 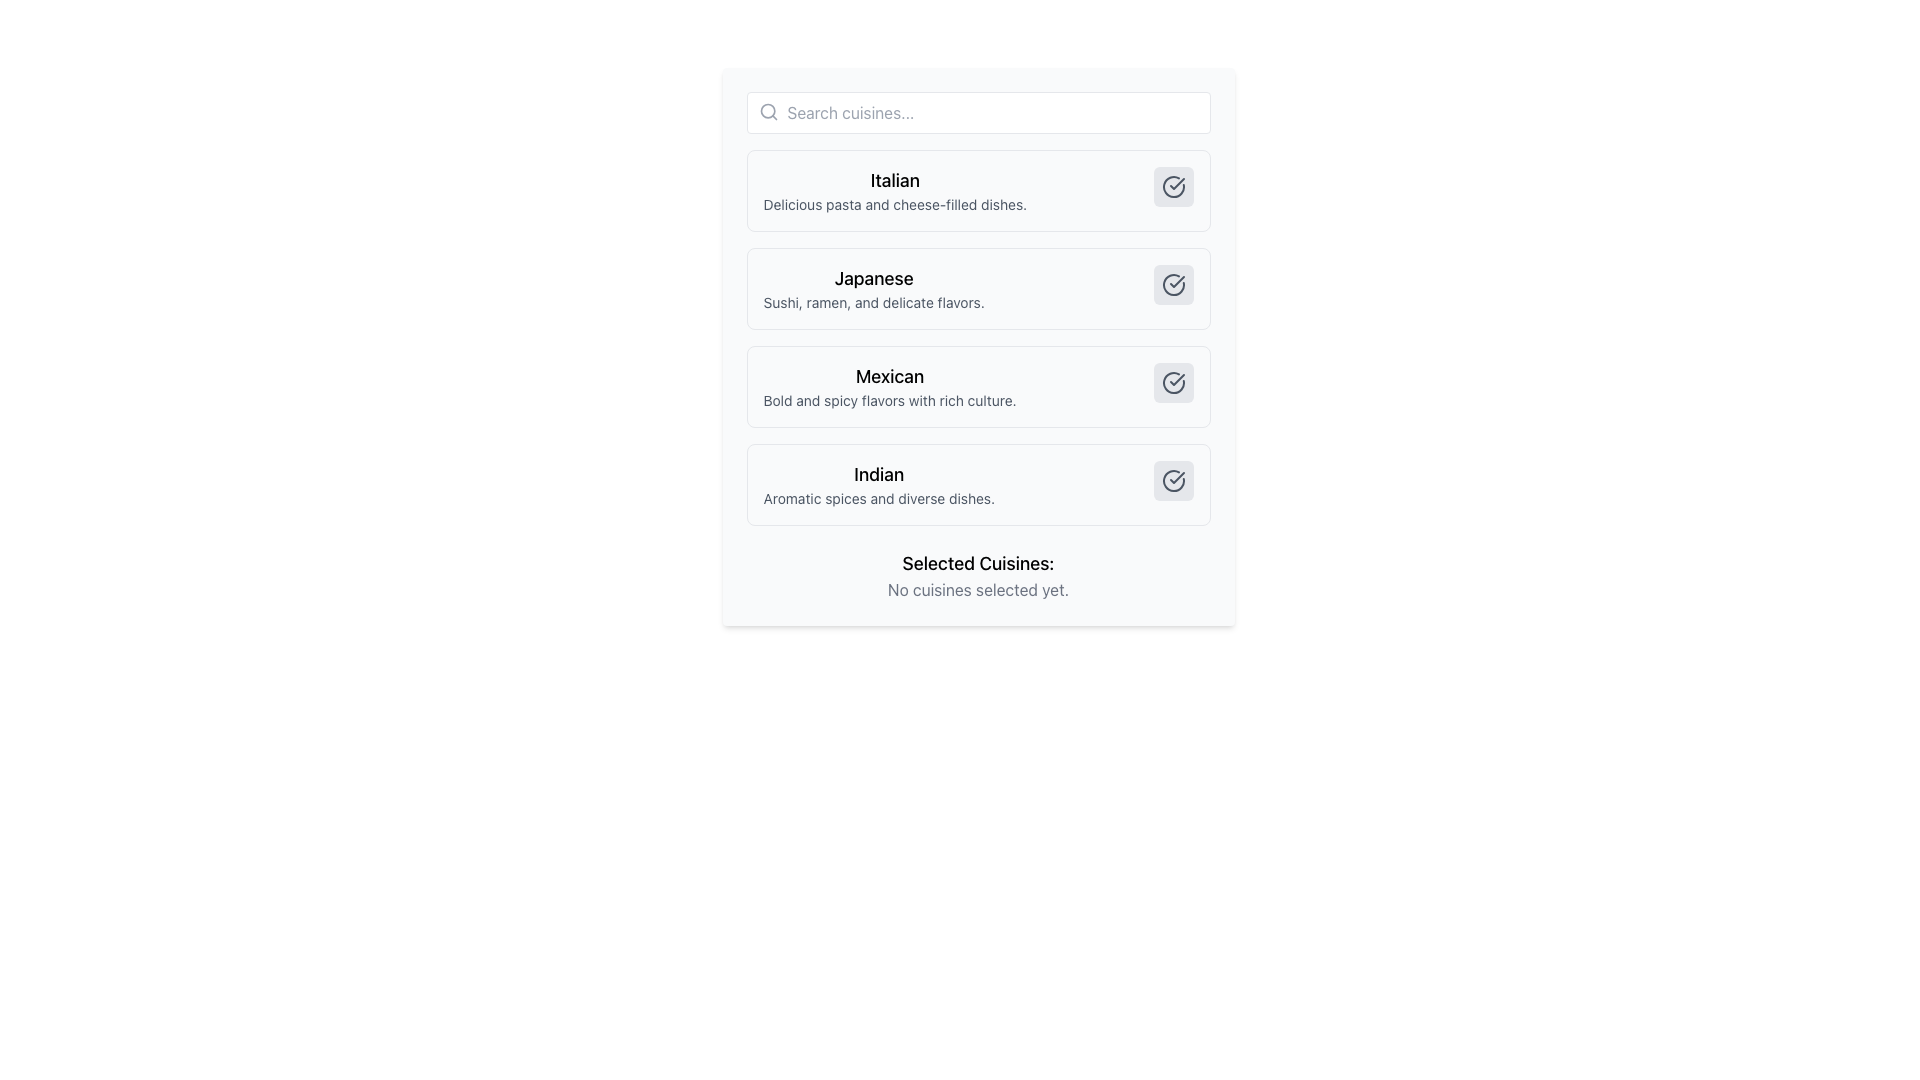 What do you see at coordinates (874, 289) in the screenshot?
I see `the Text Display element that shows the title 'Japanese' and describes 'Sushi, ramen, and delicate flavors.'` at bounding box center [874, 289].